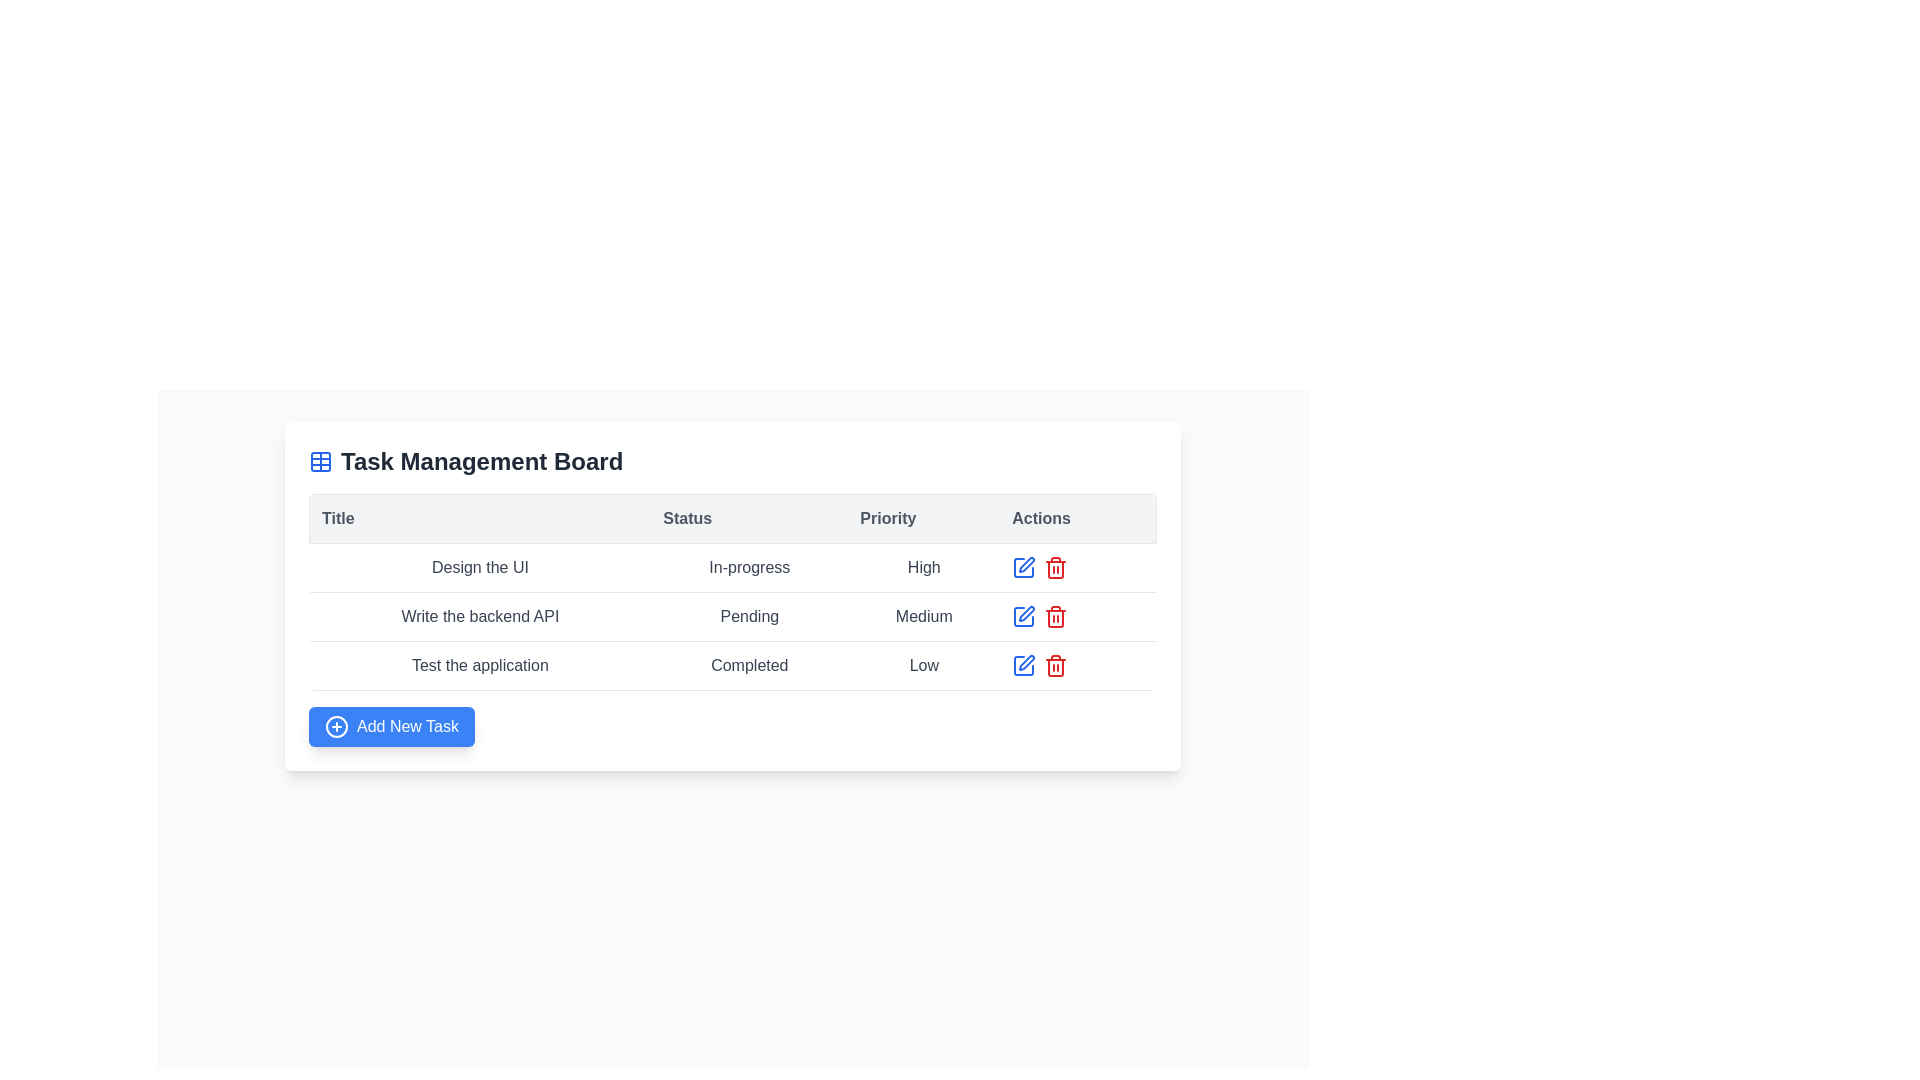  I want to click on text 'Low' from the Text label indicating the priority level for the task 'Test the application' in the 'Priority' column of the table, so click(923, 666).